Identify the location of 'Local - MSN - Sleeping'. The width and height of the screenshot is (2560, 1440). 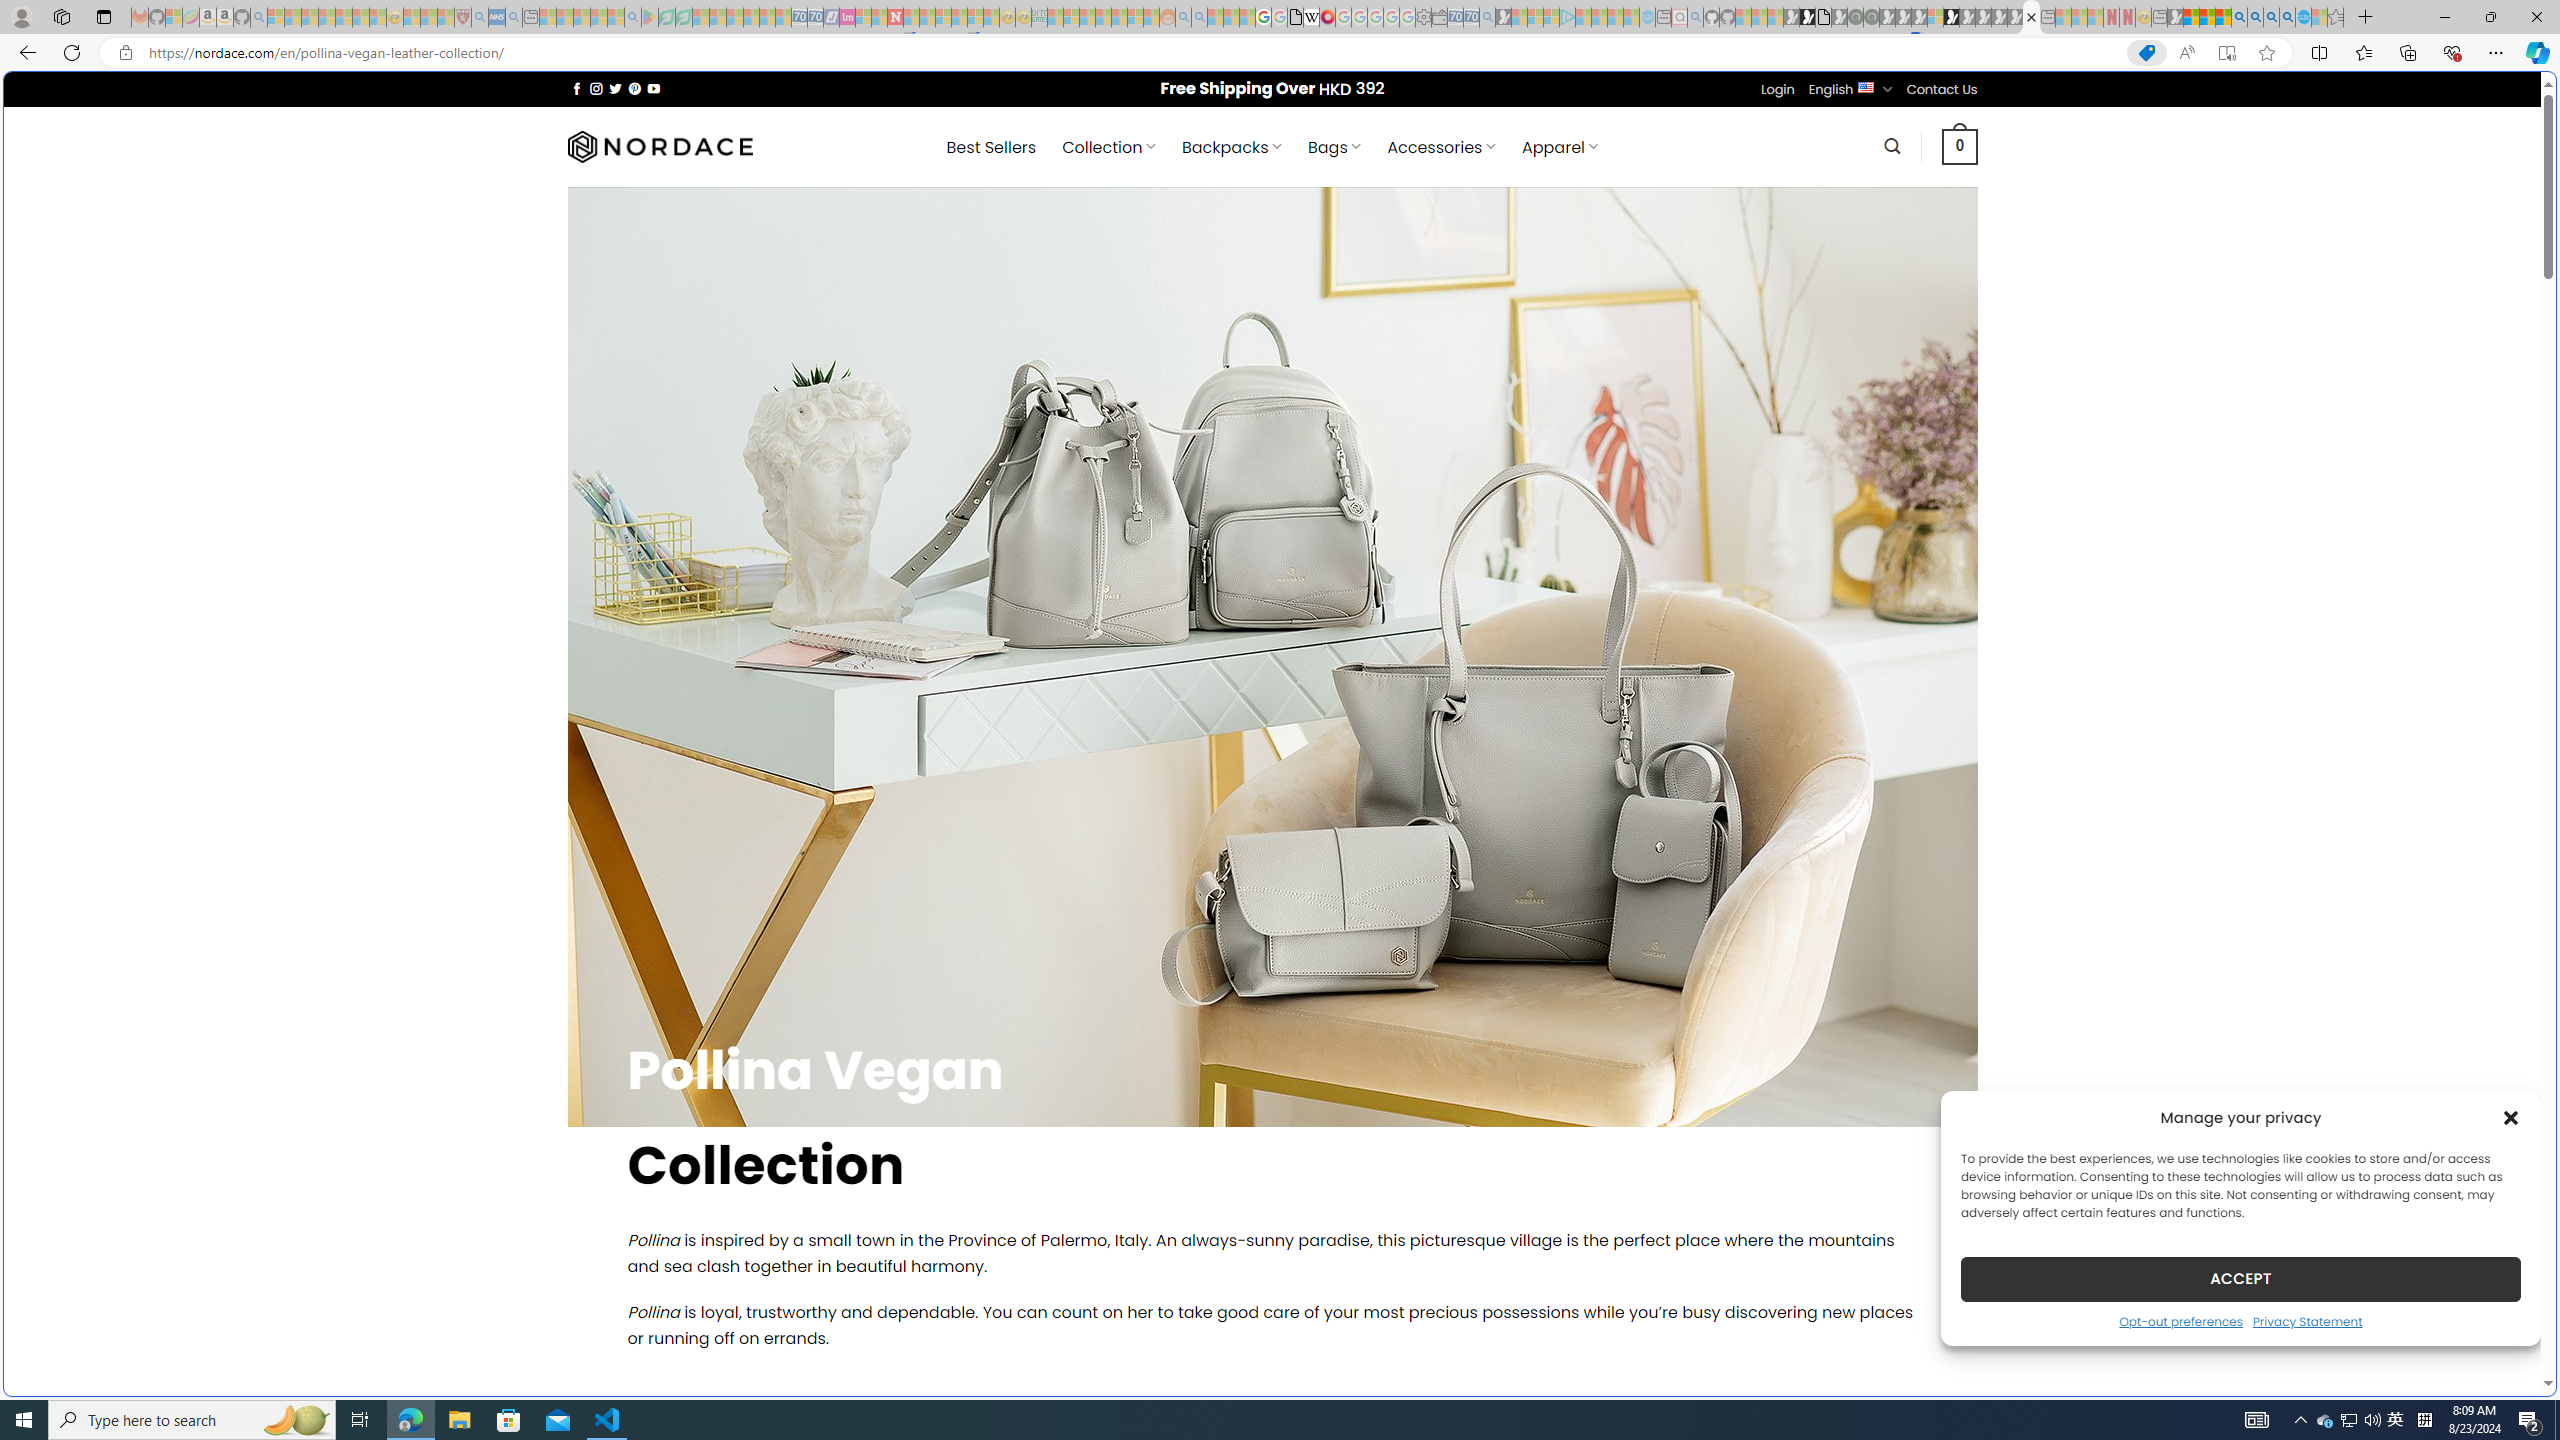
(445, 16).